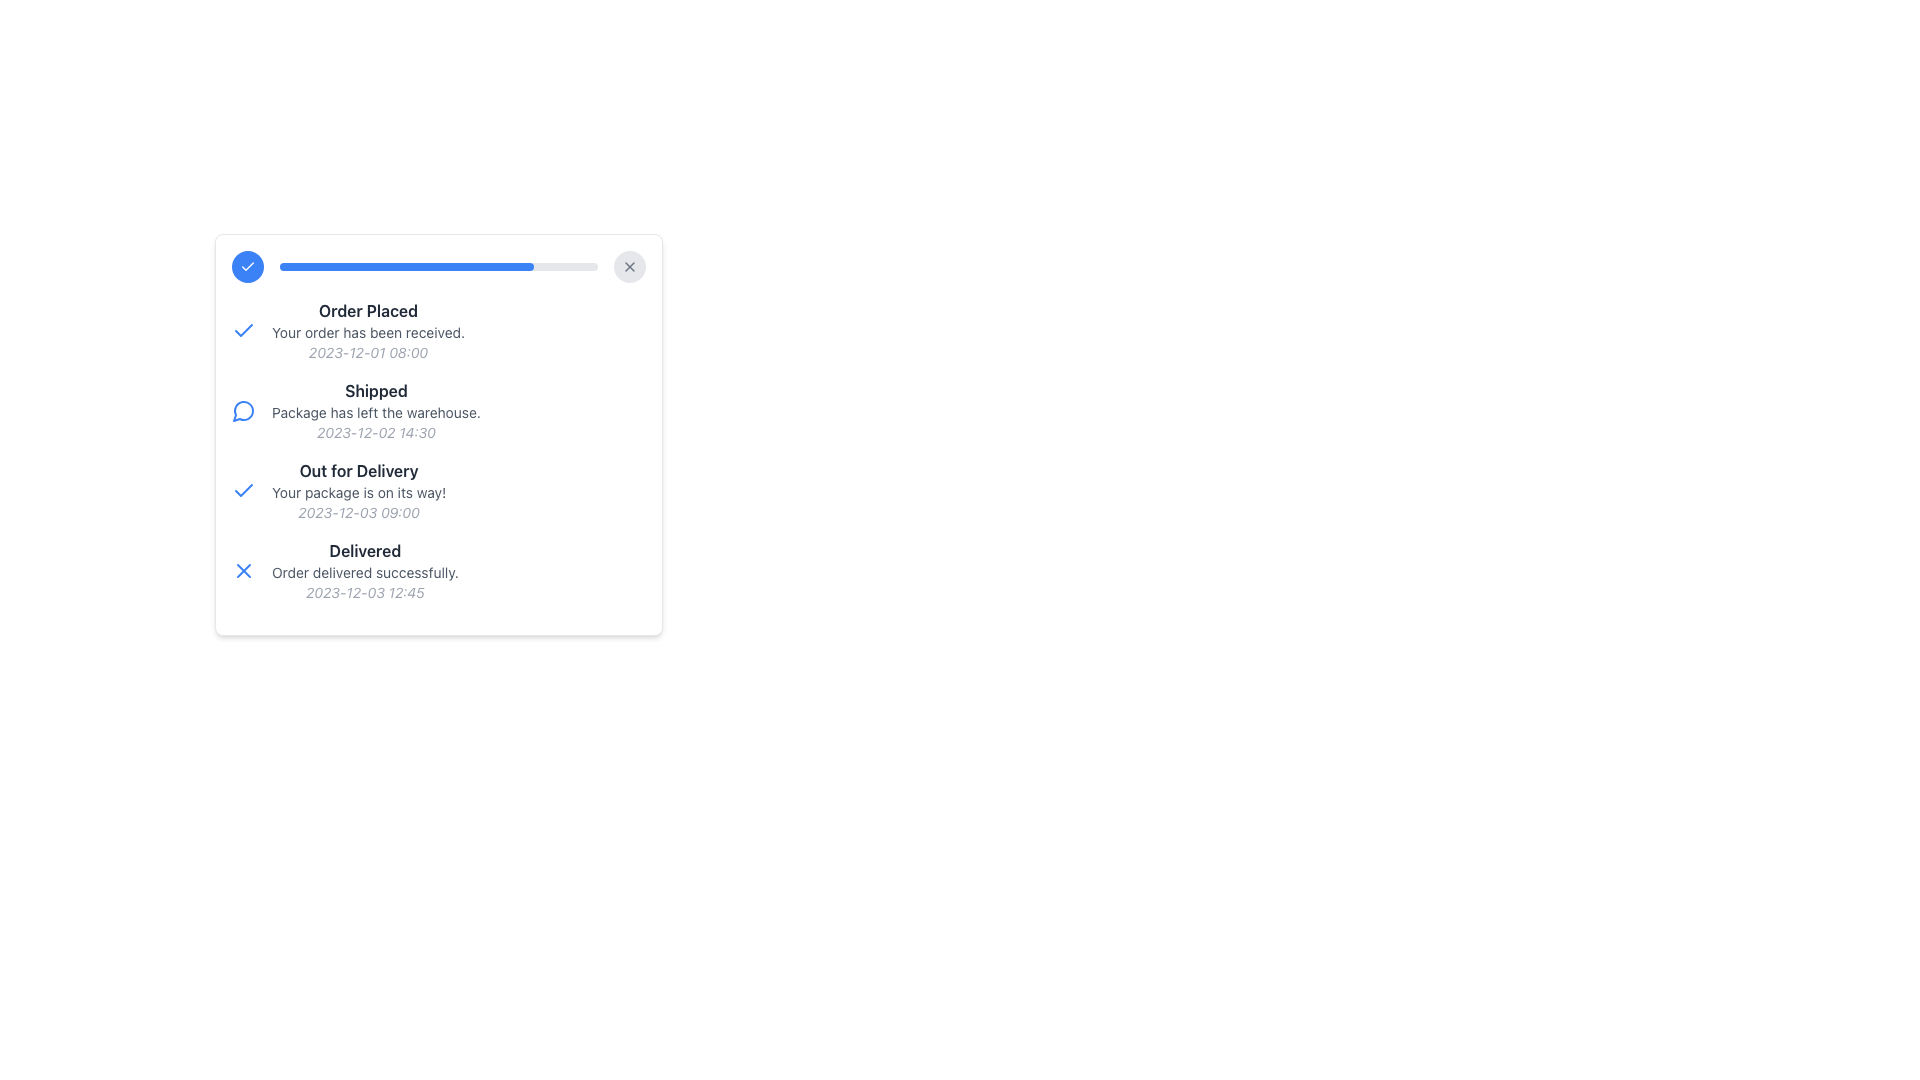  What do you see at coordinates (243, 490) in the screenshot?
I see `completion status icon that indicates the delivery stage, located next to the text 'Out for Delivery.'` at bounding box center [243, 490].